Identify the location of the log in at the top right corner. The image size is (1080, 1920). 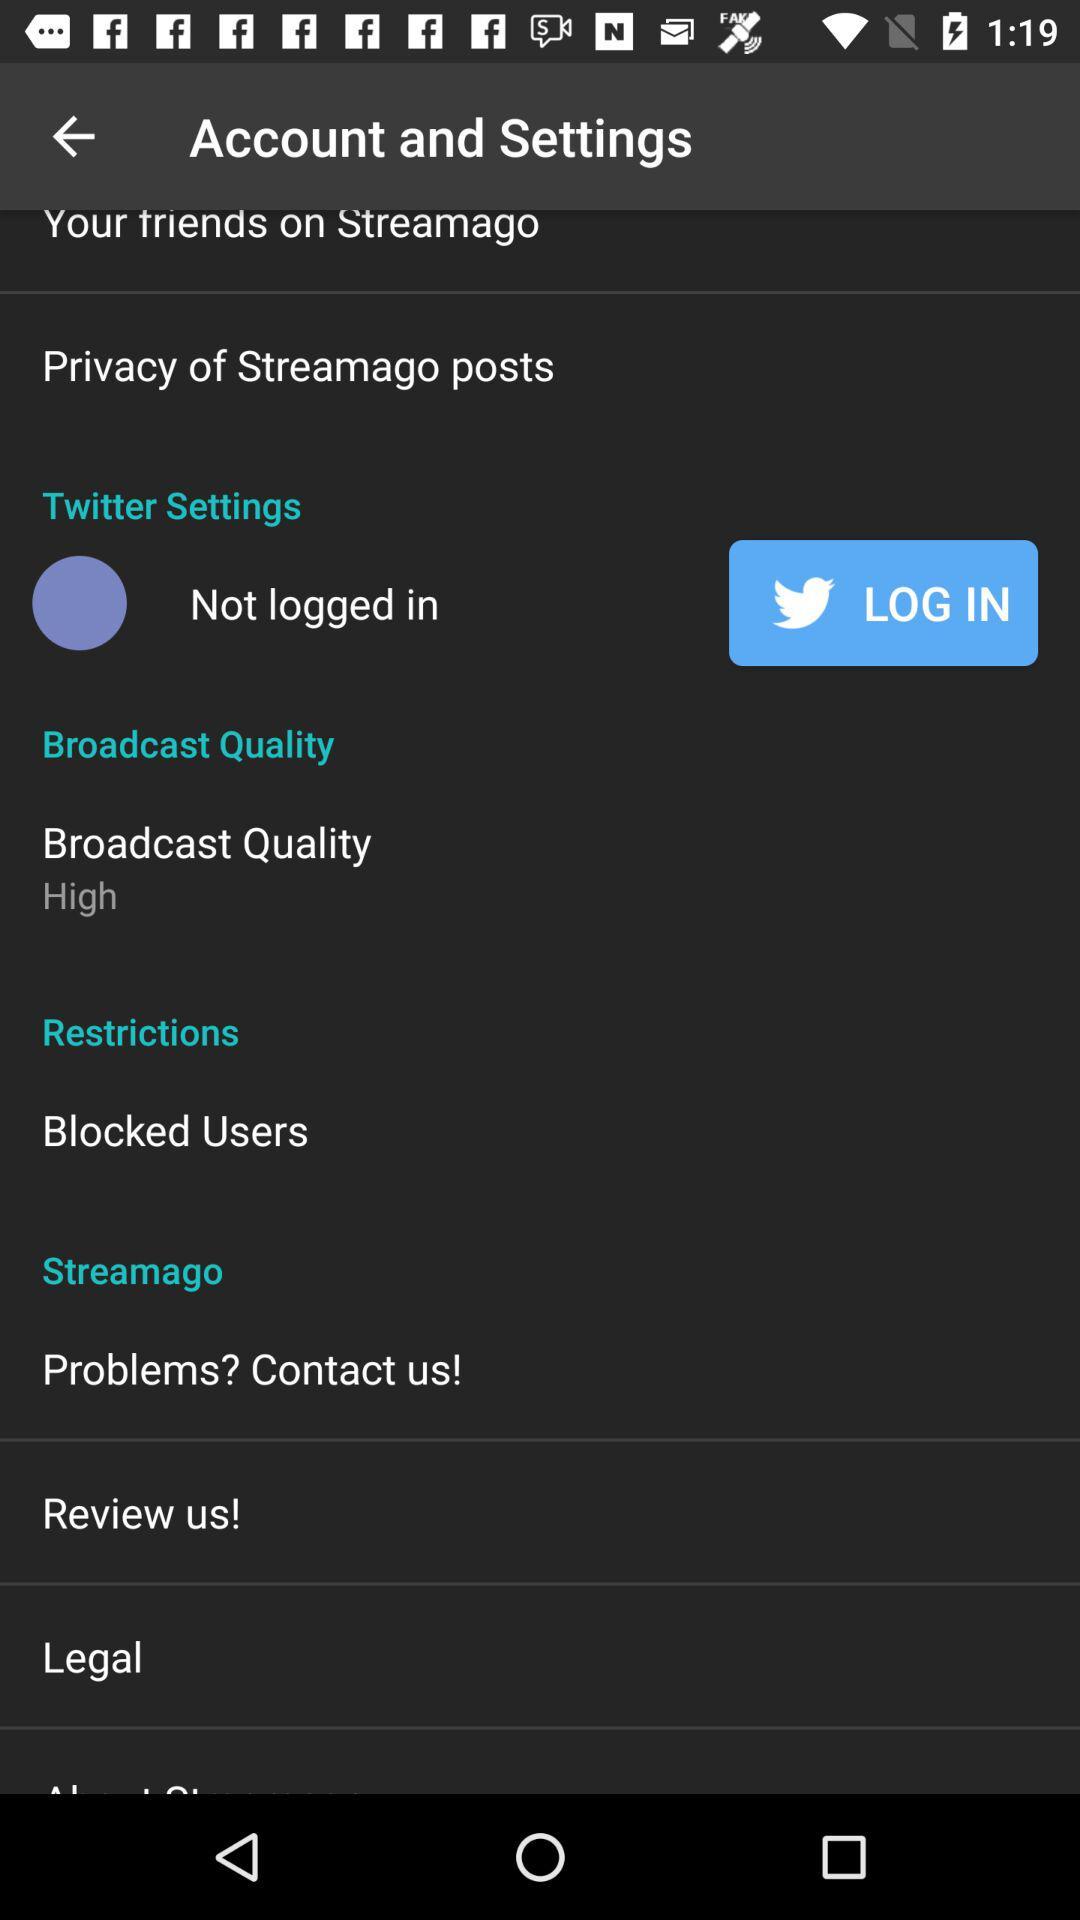
(882, 602).